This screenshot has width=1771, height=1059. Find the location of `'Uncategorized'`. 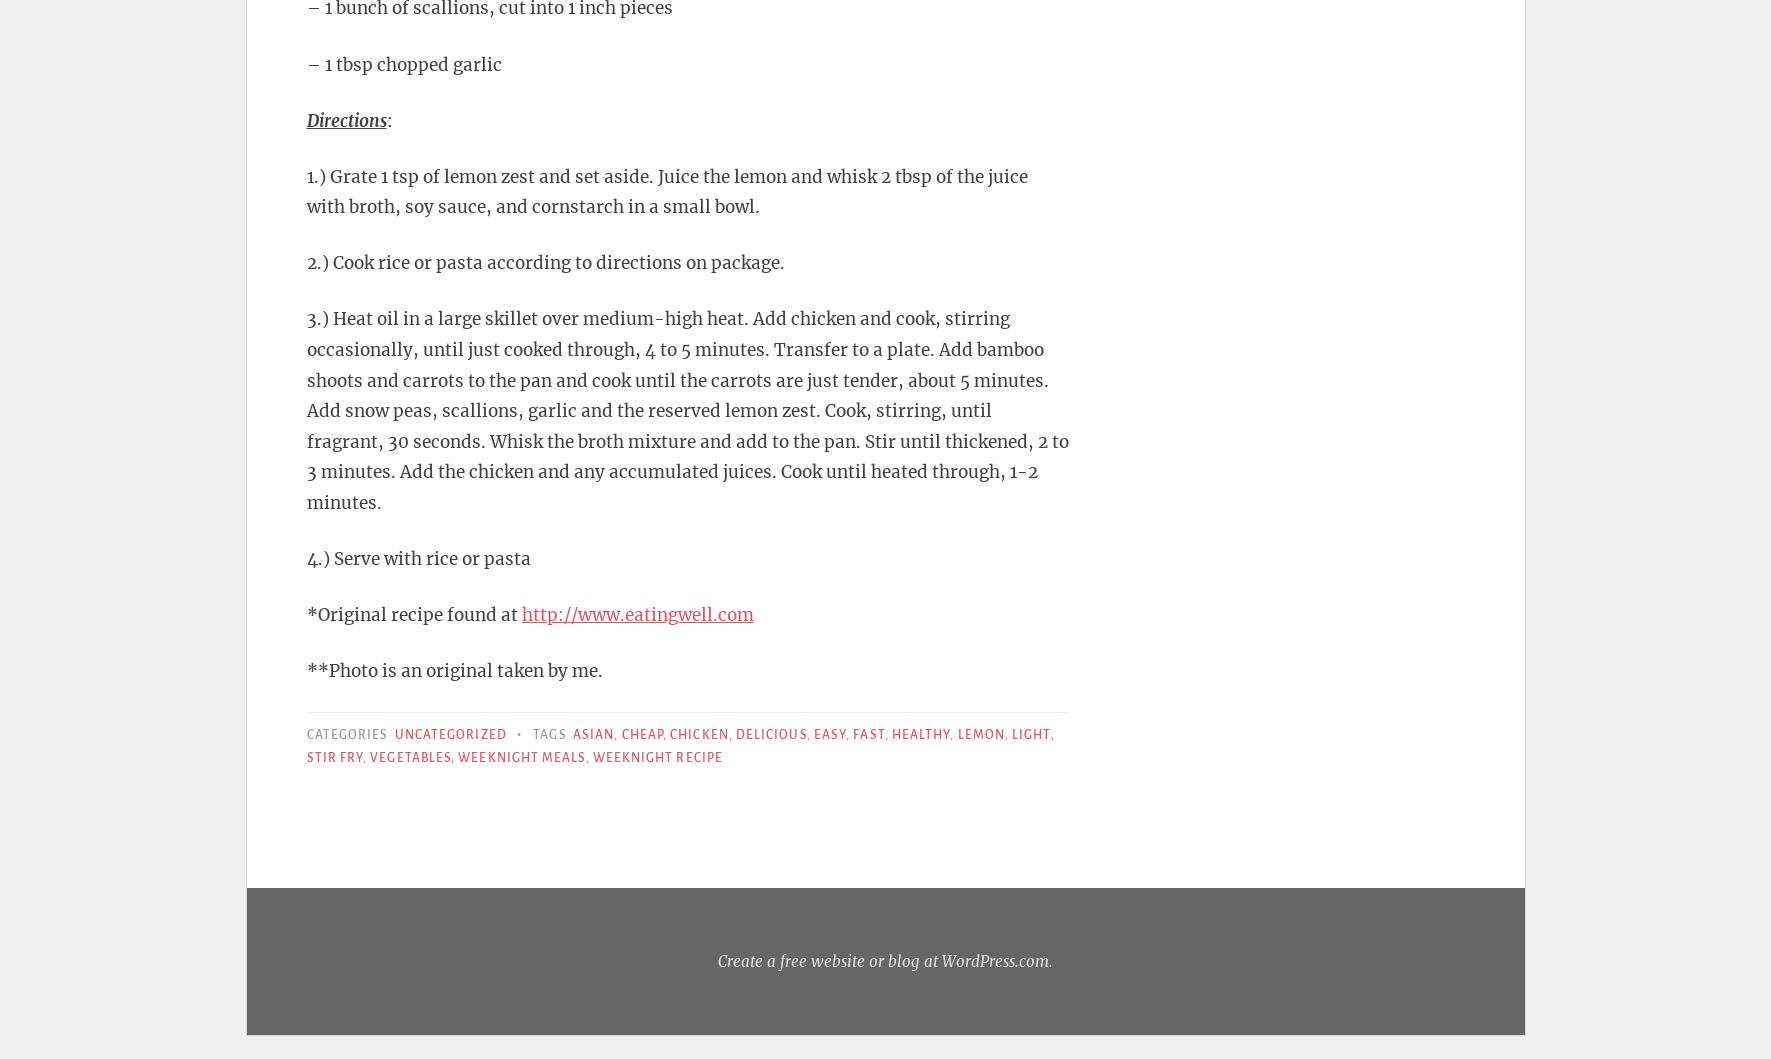

'Uncategorized' is located at coordinates (450, 735).